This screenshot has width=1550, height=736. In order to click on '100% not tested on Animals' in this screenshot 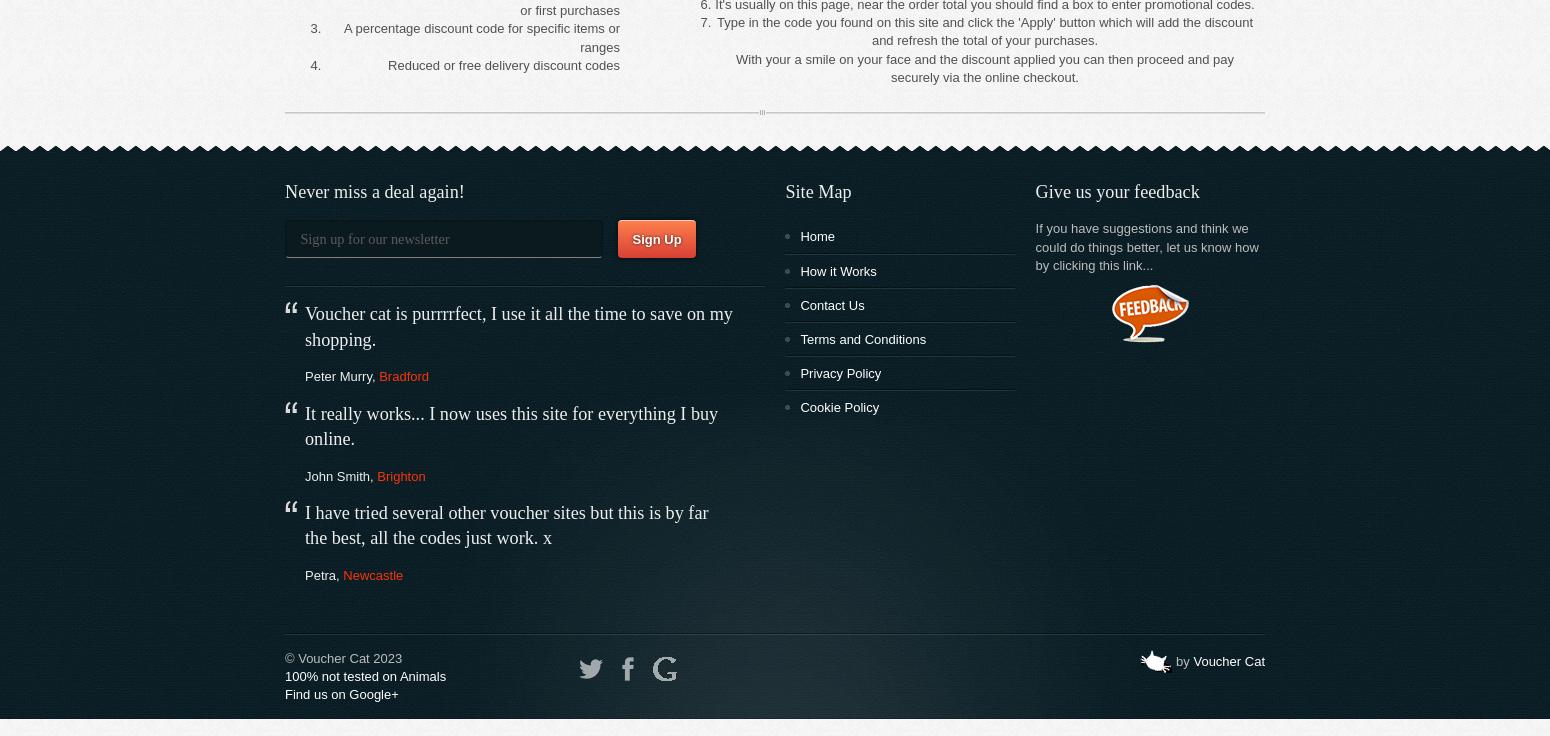, I will do `click(364, 675)`.